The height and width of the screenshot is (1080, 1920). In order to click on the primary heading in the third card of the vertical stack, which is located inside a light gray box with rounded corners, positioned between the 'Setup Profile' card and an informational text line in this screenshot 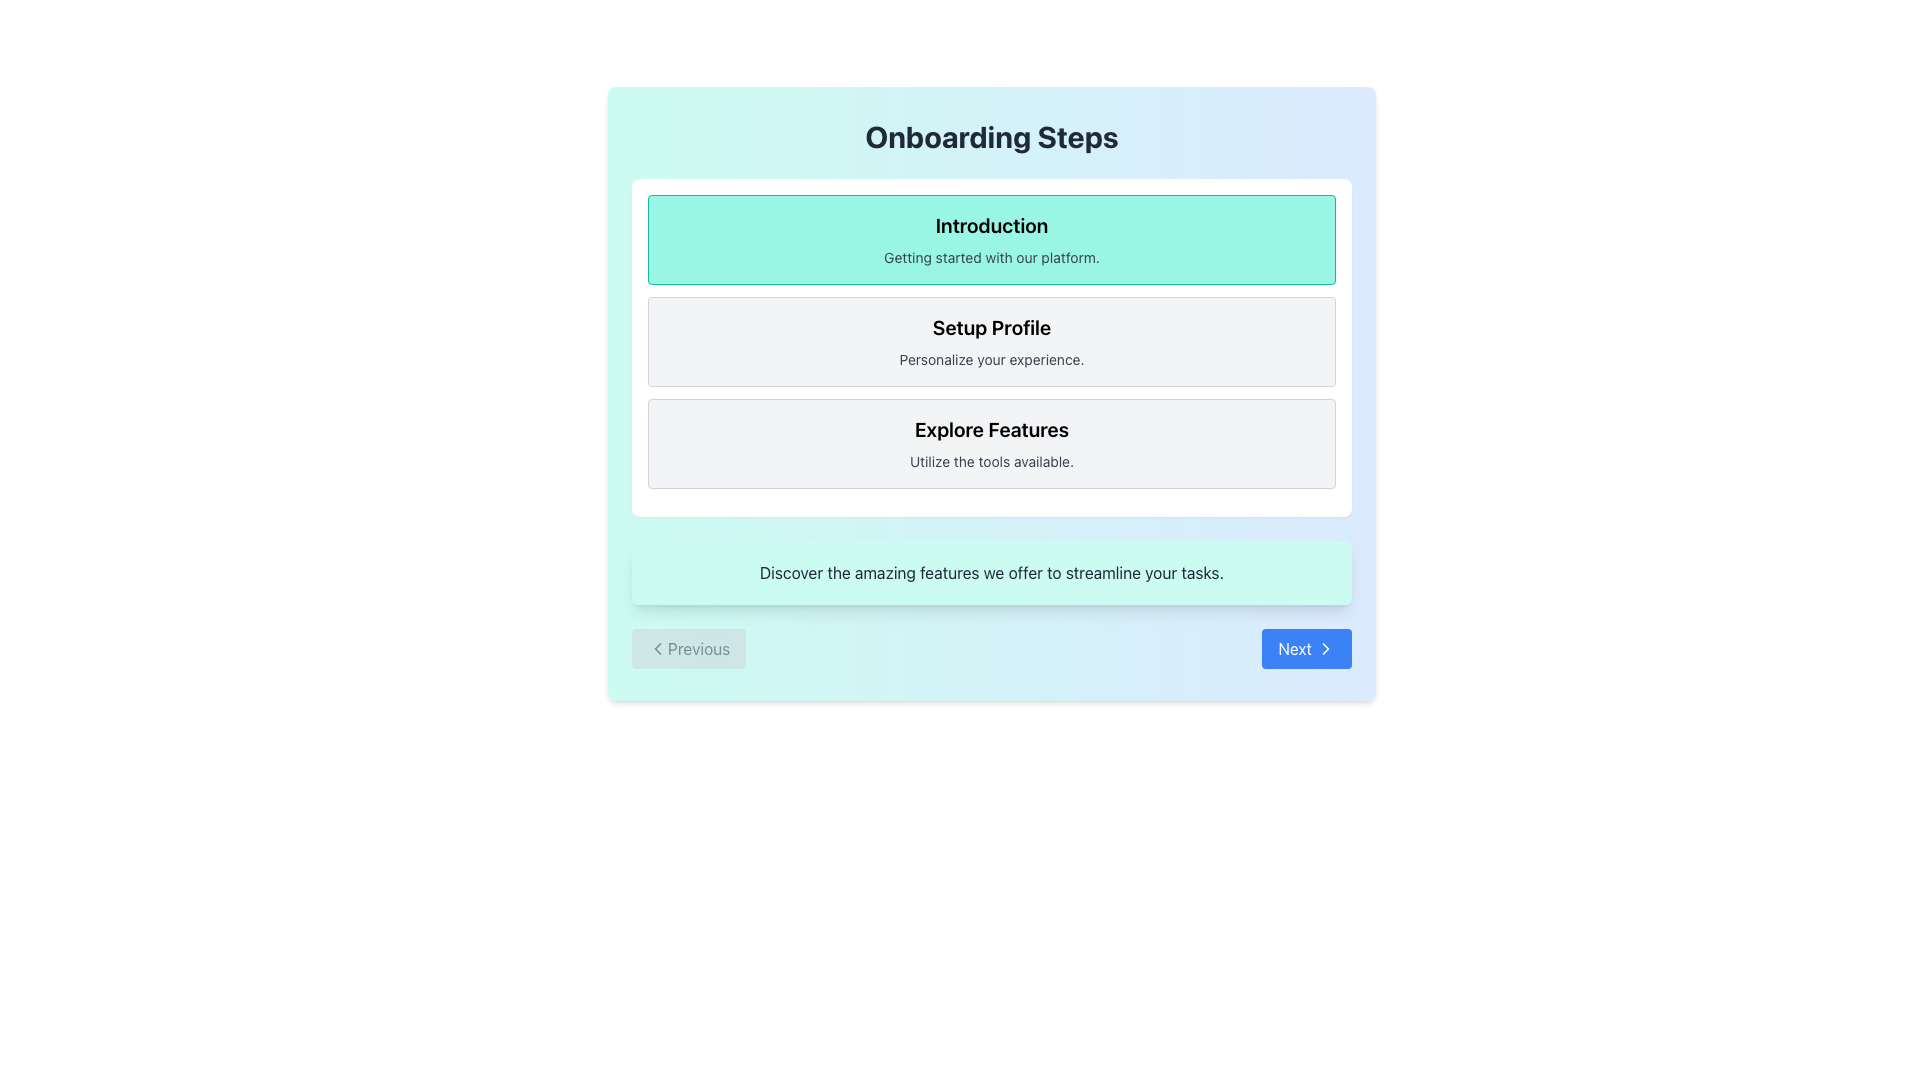, I will do `click(992, 428)`.